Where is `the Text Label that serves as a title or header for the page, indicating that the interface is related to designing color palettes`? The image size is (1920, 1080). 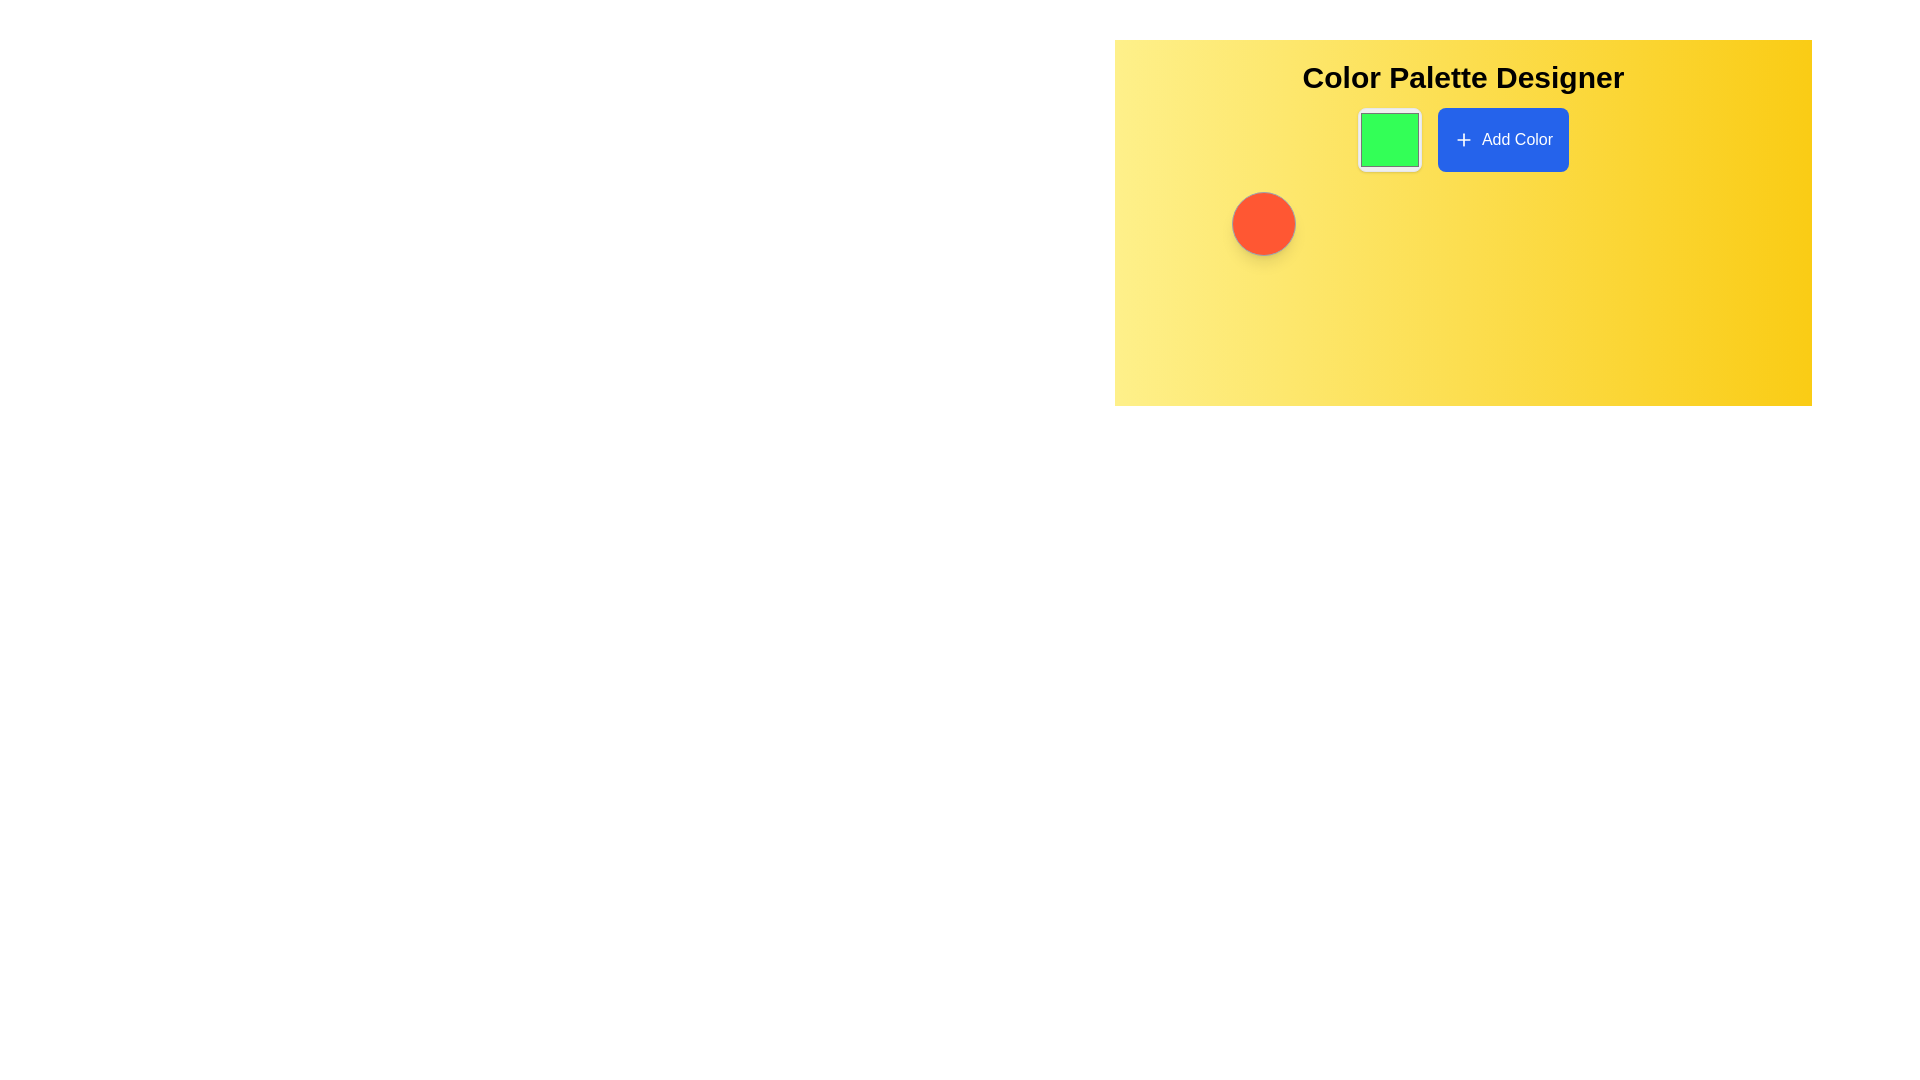
the Text Label that serves as a title or header for the page, indicating that the interface is related to designing color palettes is located at coordinates (1463, 76).